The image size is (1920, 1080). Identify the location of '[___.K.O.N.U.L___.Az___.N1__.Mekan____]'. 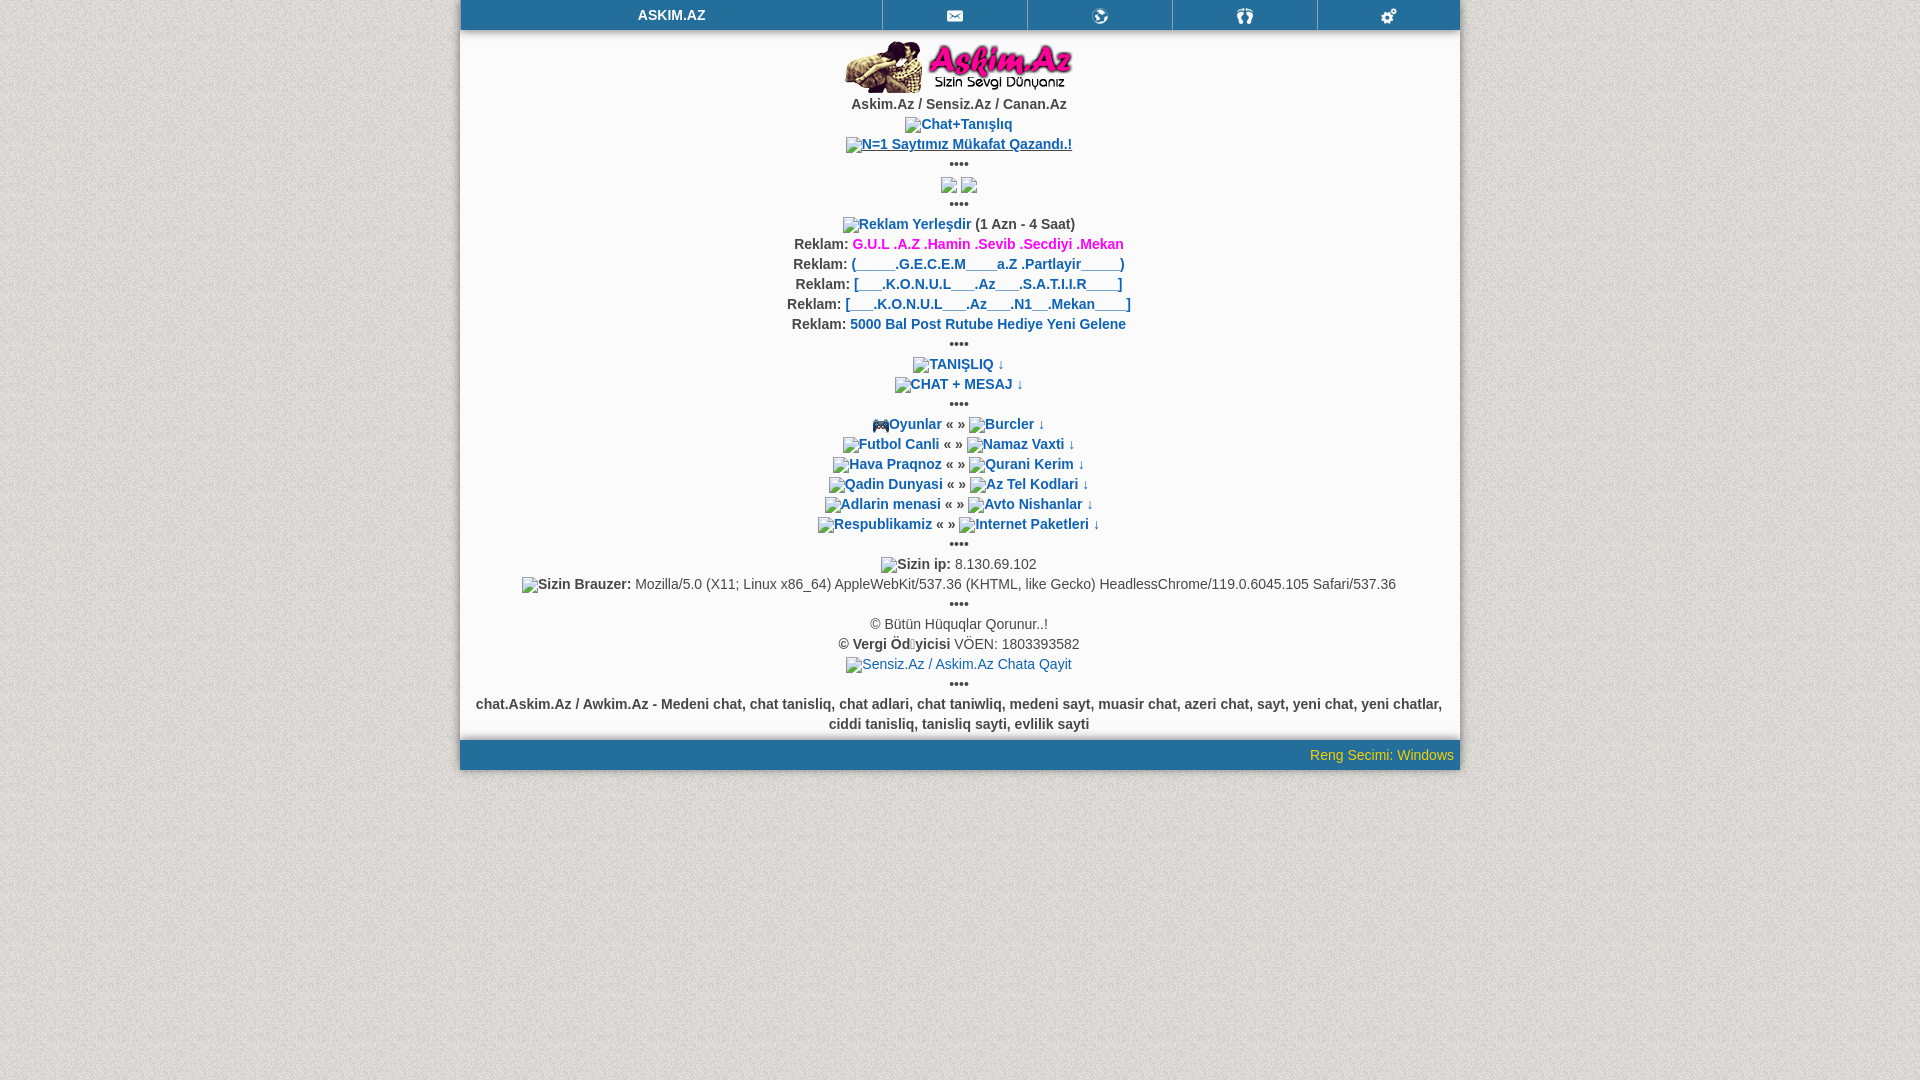
(988, 304).